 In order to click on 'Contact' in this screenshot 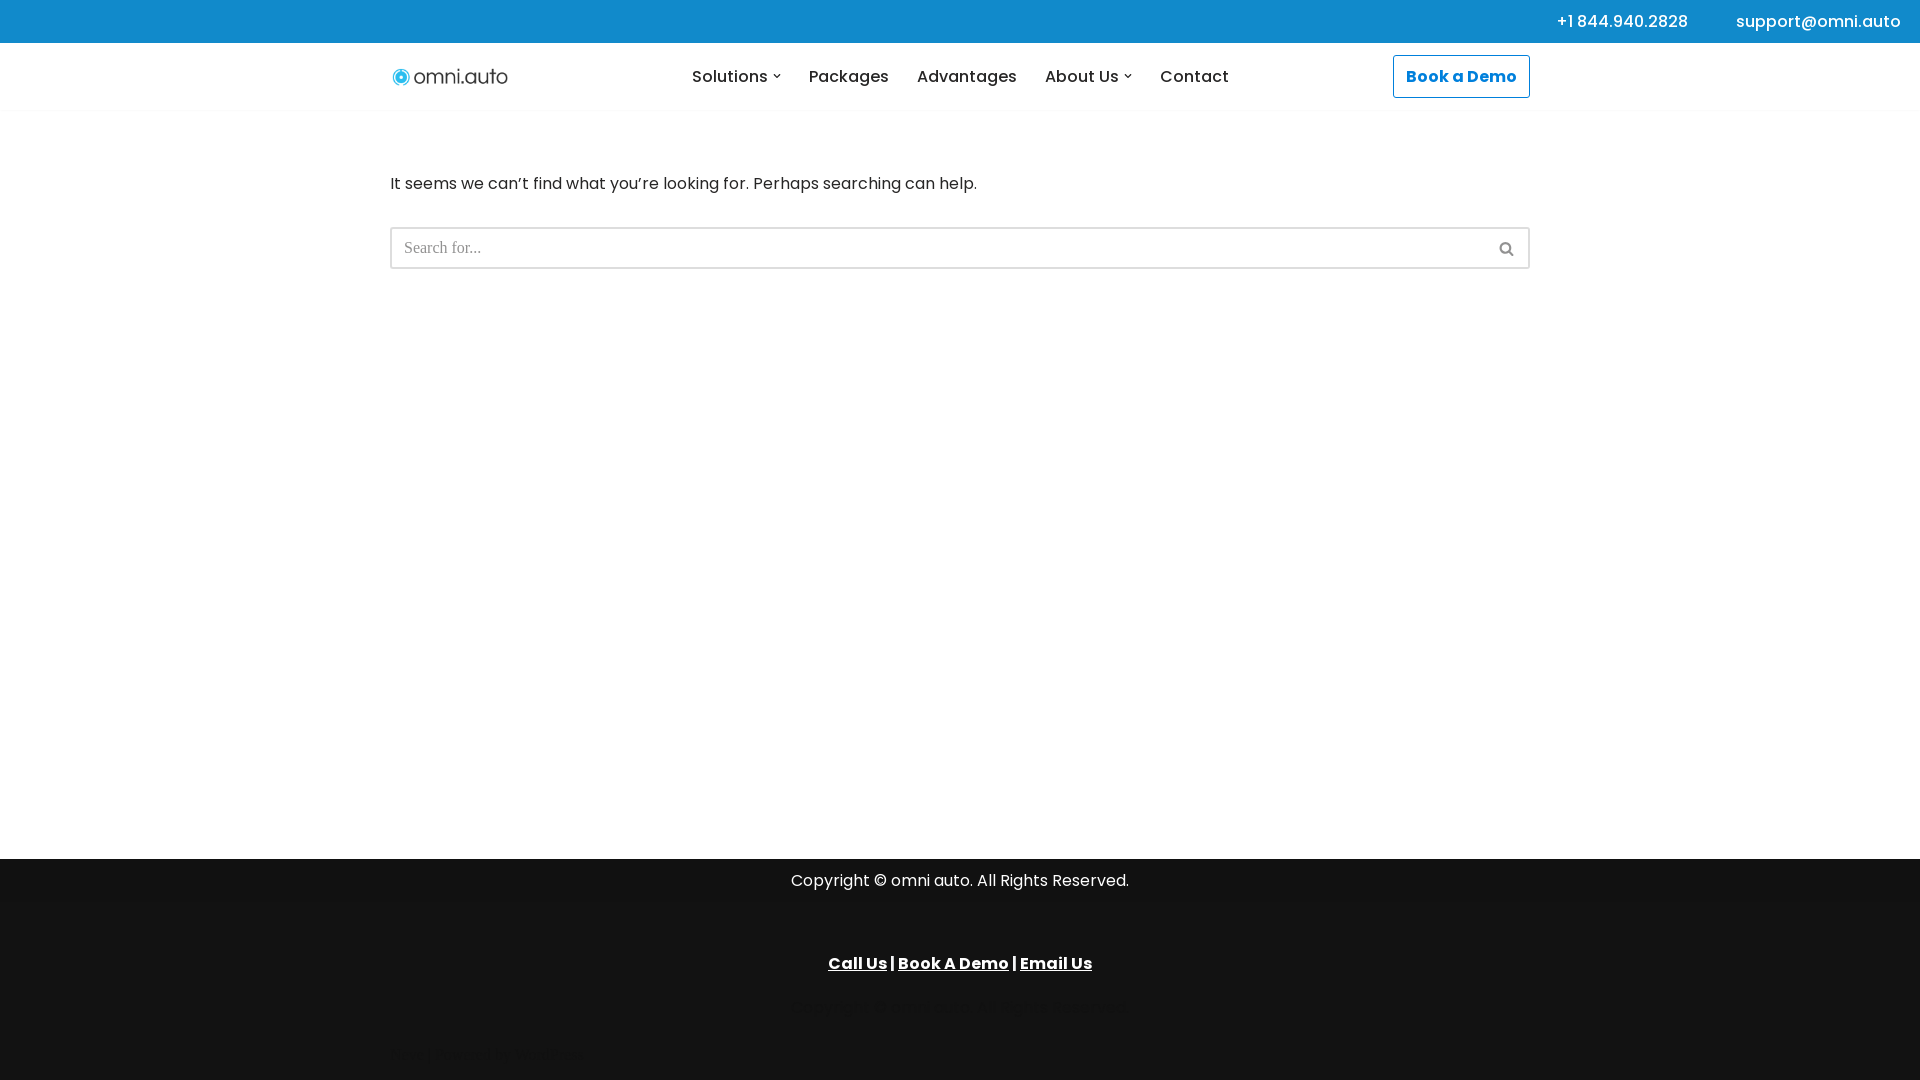, I will do `click(1194, 75)`.